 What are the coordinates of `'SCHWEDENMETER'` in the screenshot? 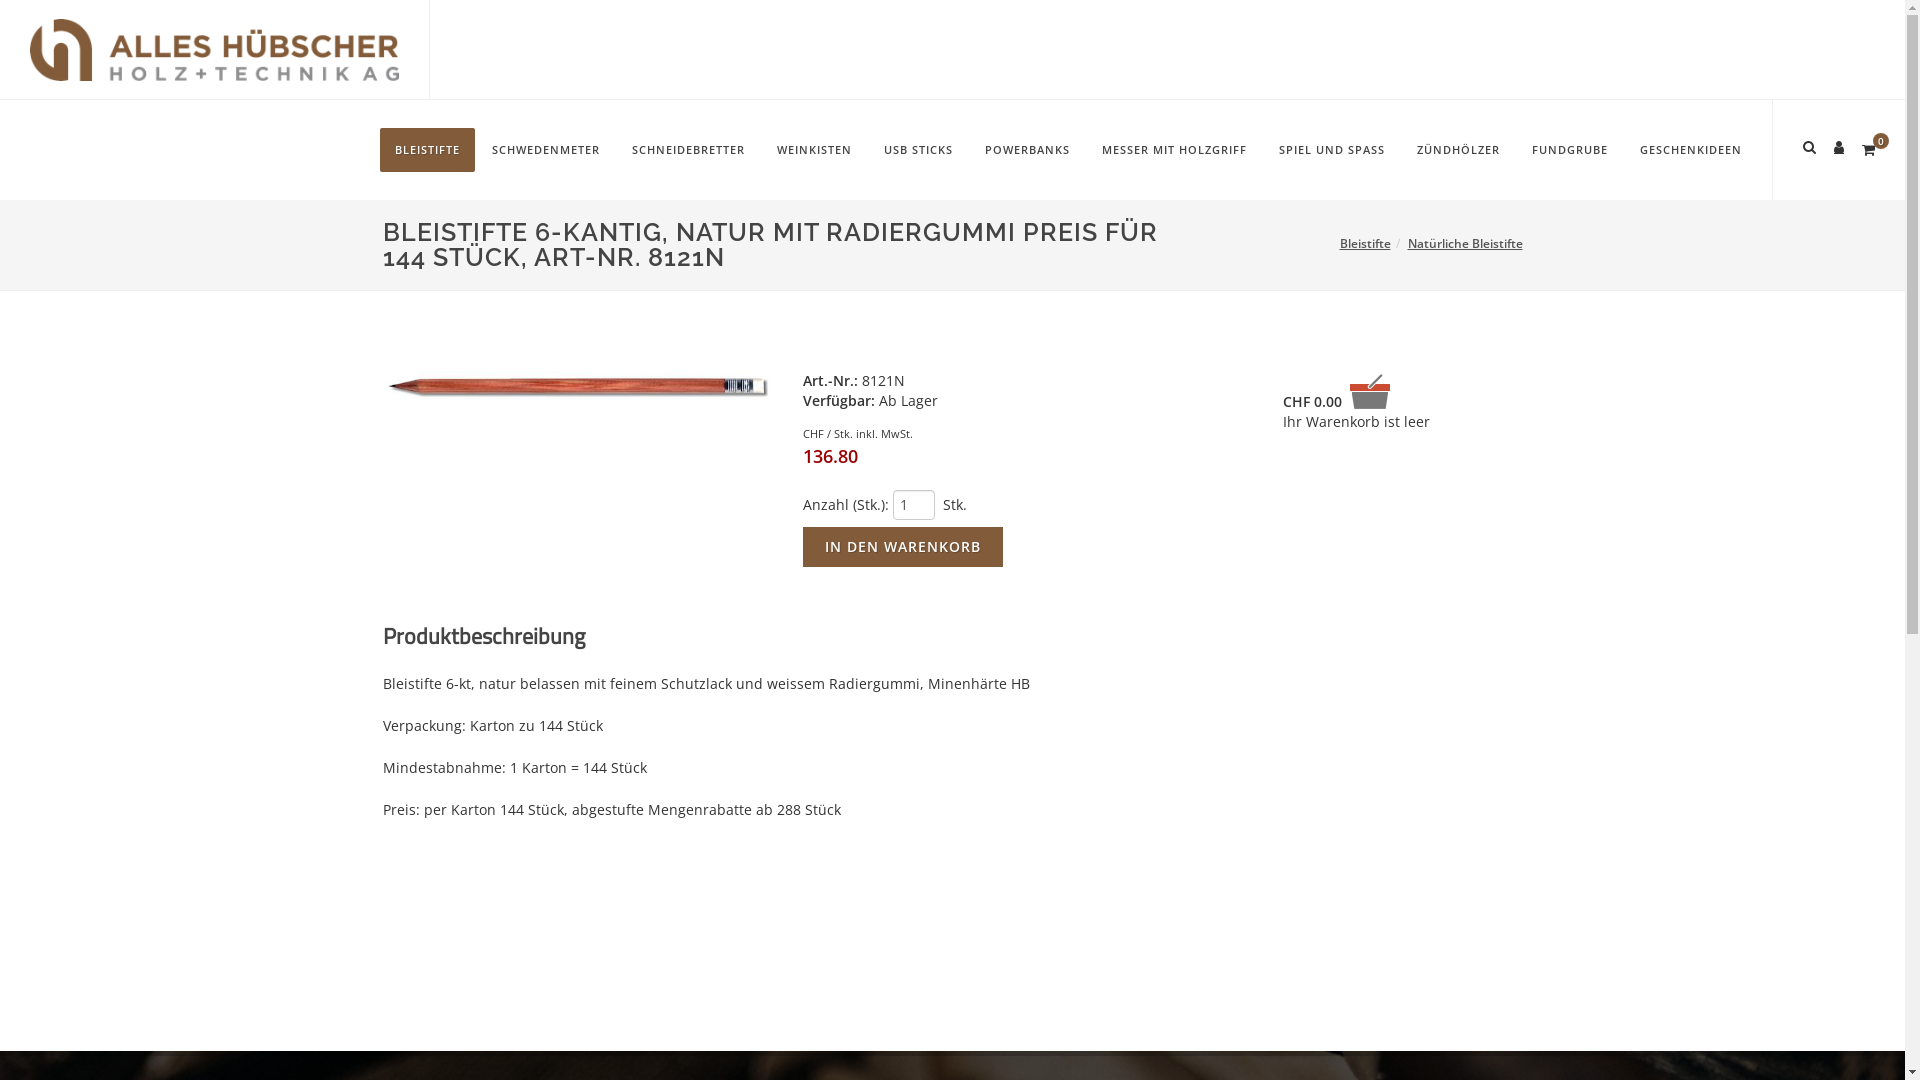 It's located at (546, 149).